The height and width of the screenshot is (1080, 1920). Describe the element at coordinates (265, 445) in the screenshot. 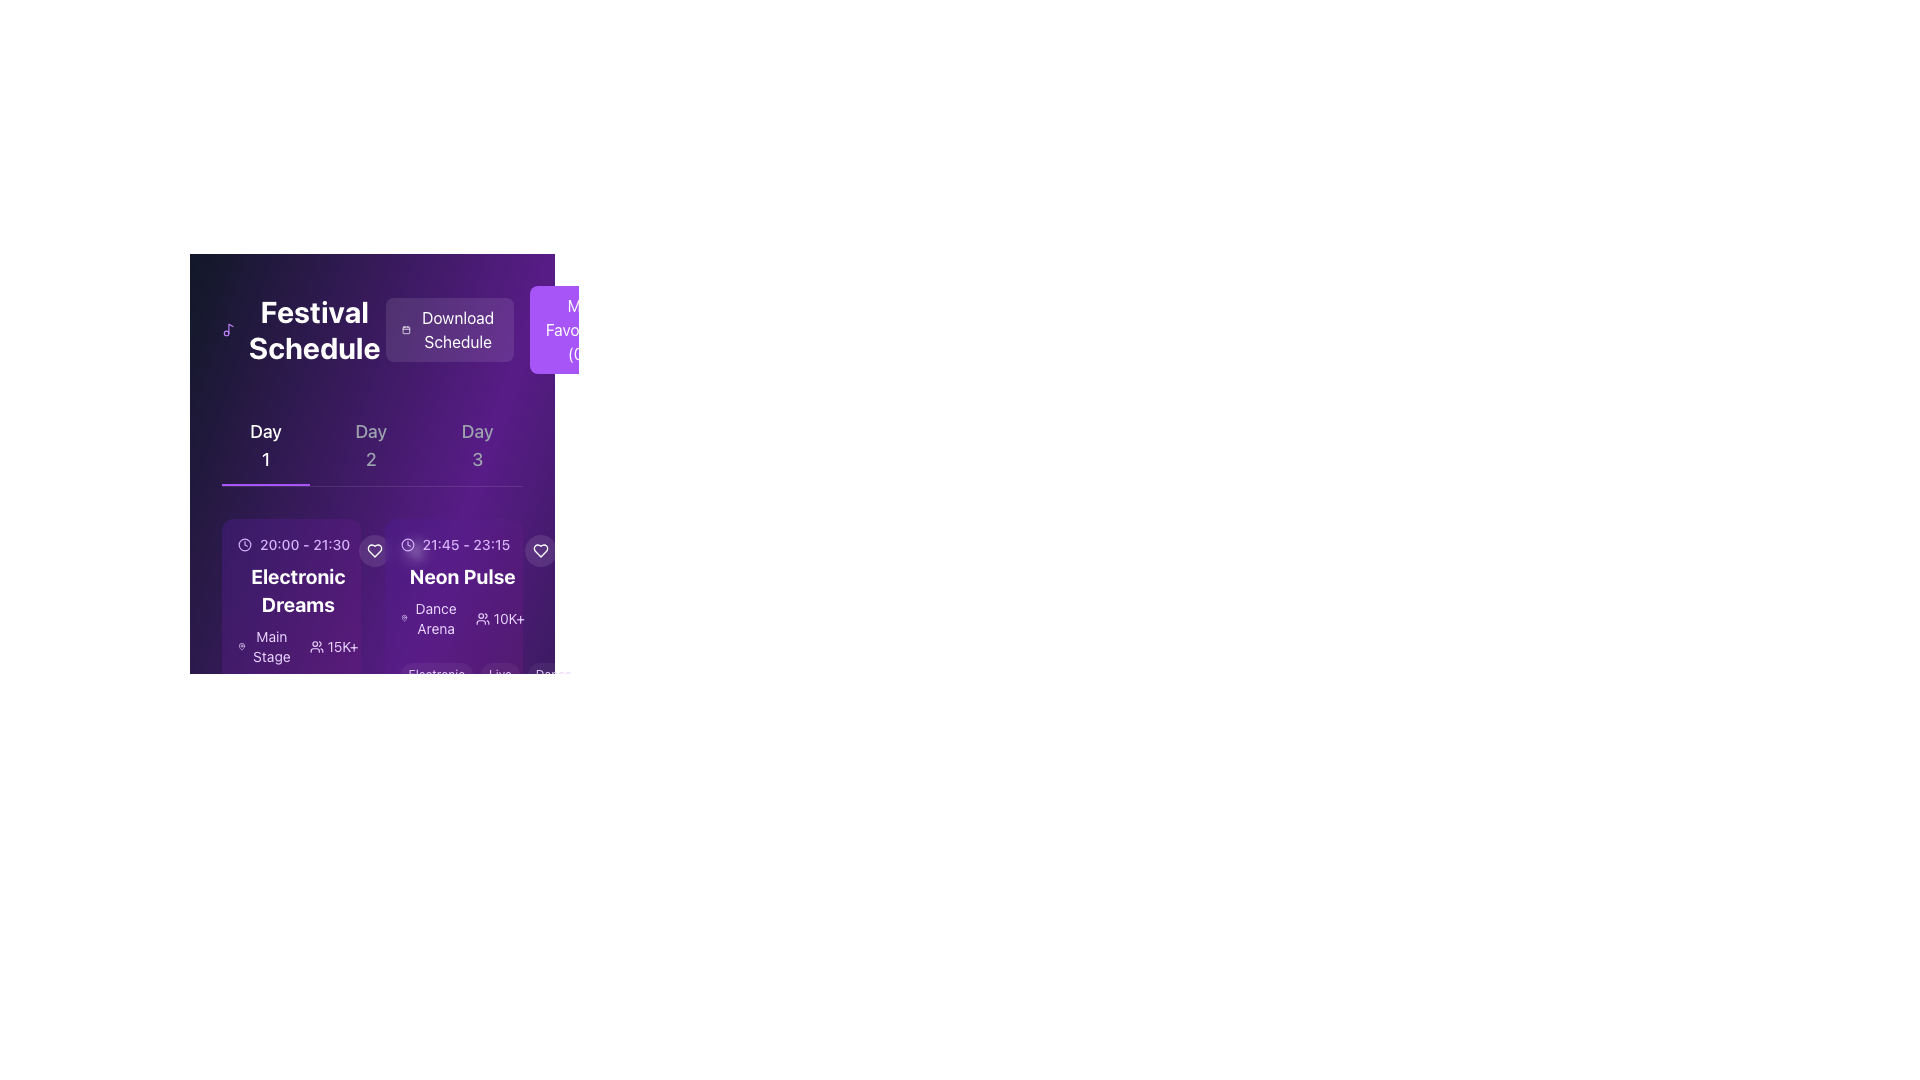

I see `the 'Day 1' button, which is the first button among three horizontal buttons labeled 'Day 1', 'Day 2', and 'Day 3', located below the 'Festival Schedule' section title` at that location.